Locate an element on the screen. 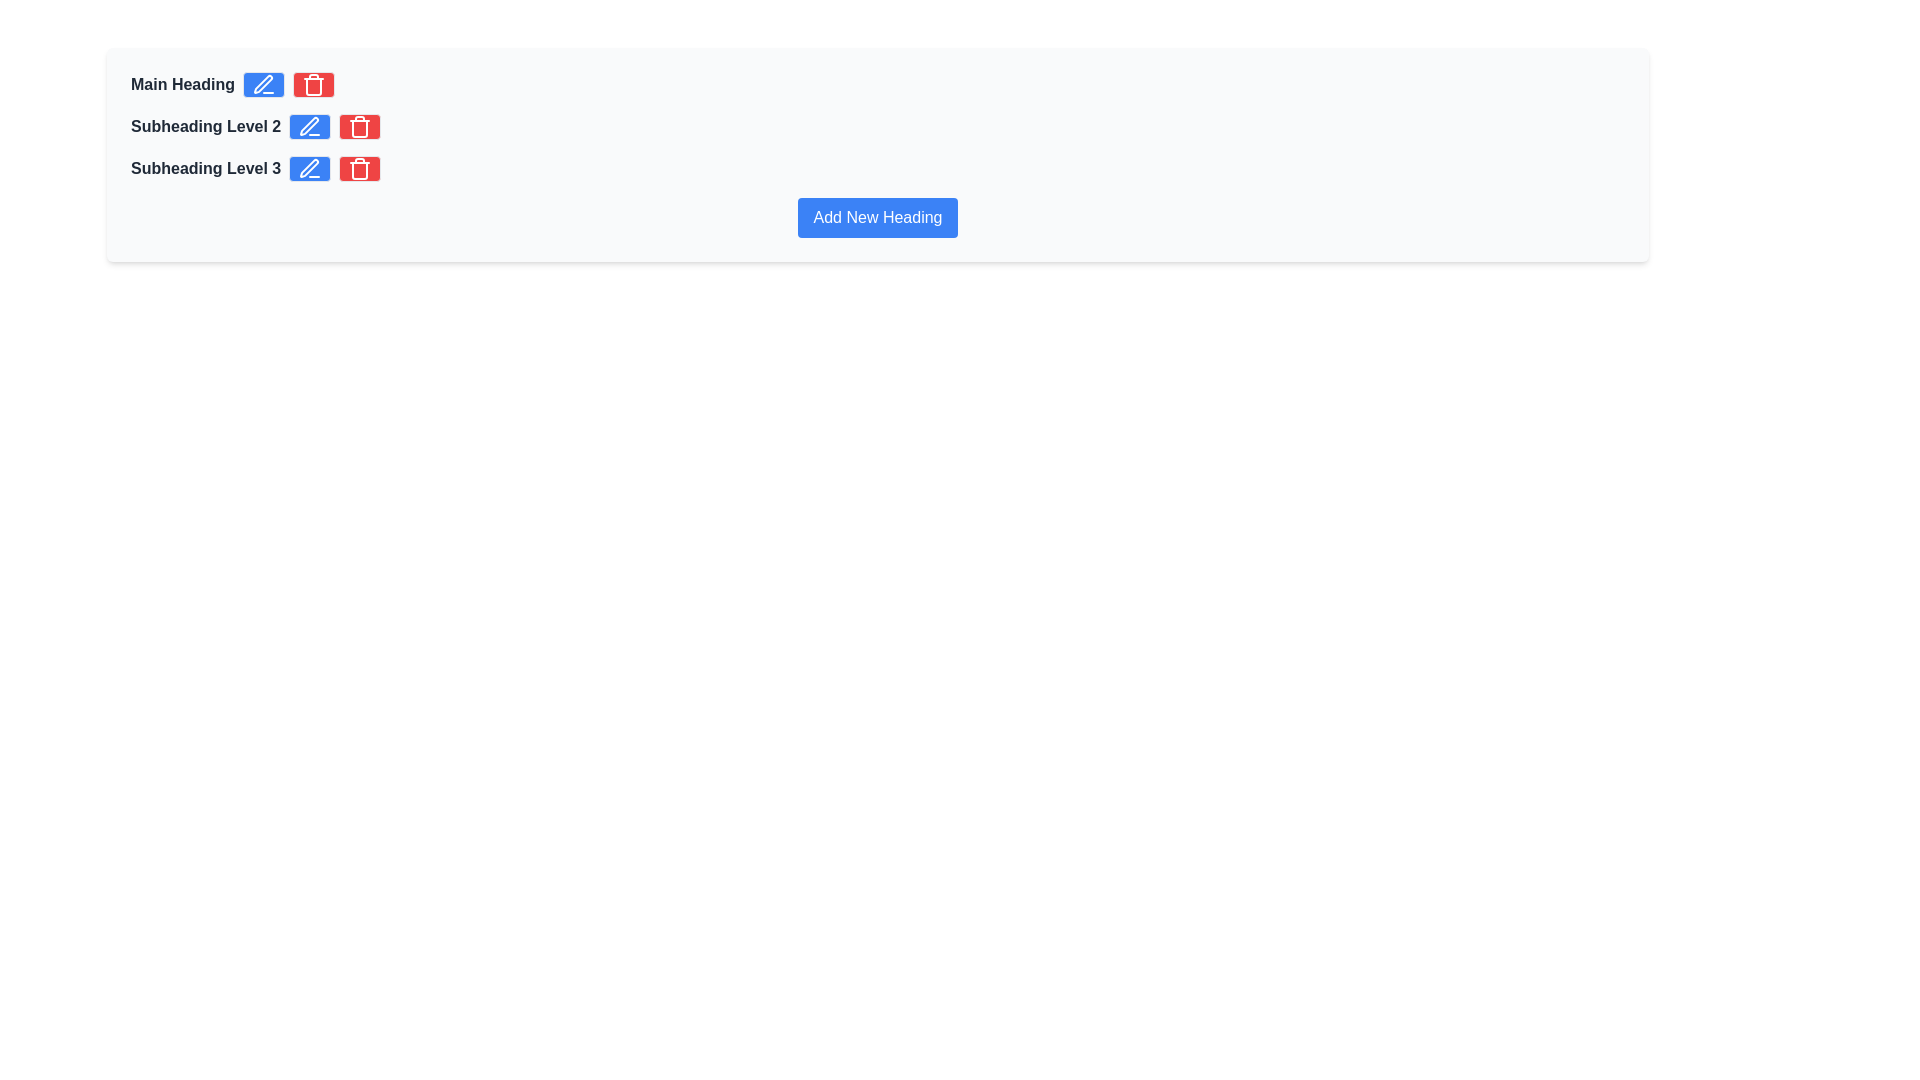  the trash can icon, which serves as a delete button located to the right of each heading level is located at coordinates (360, 127).